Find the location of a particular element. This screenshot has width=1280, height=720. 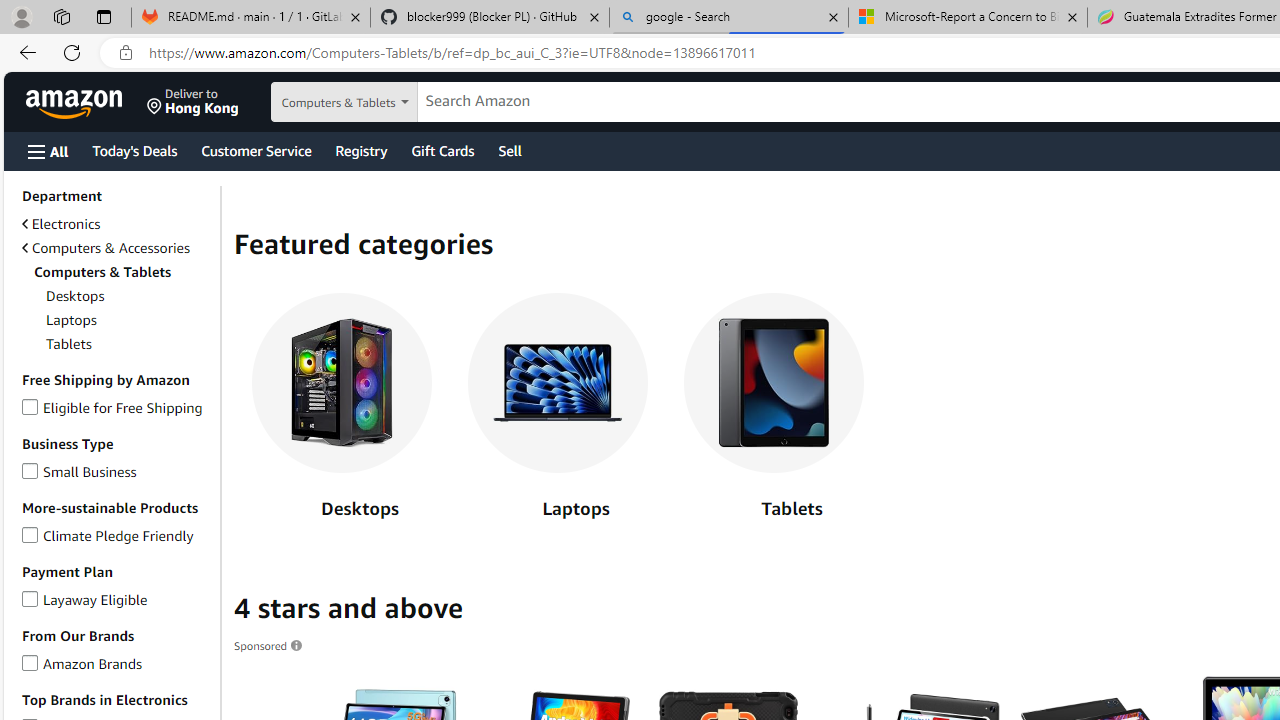

'Amazon BrandsAmazon Brands' is located at coordinates (116, 663).